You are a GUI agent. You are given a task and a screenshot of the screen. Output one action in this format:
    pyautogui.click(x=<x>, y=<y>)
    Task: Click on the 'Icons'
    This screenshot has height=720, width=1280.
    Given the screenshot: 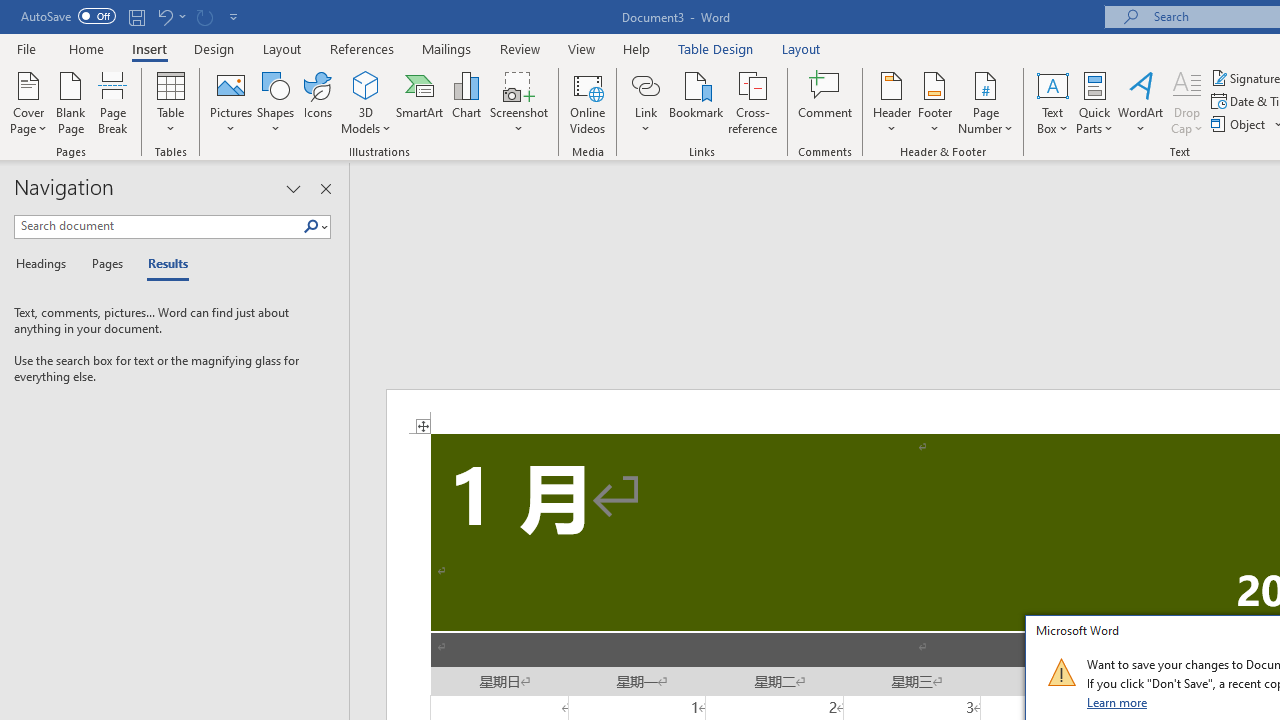 What is the action you would take?
    pyautogui.click(x=317, y=103)
    